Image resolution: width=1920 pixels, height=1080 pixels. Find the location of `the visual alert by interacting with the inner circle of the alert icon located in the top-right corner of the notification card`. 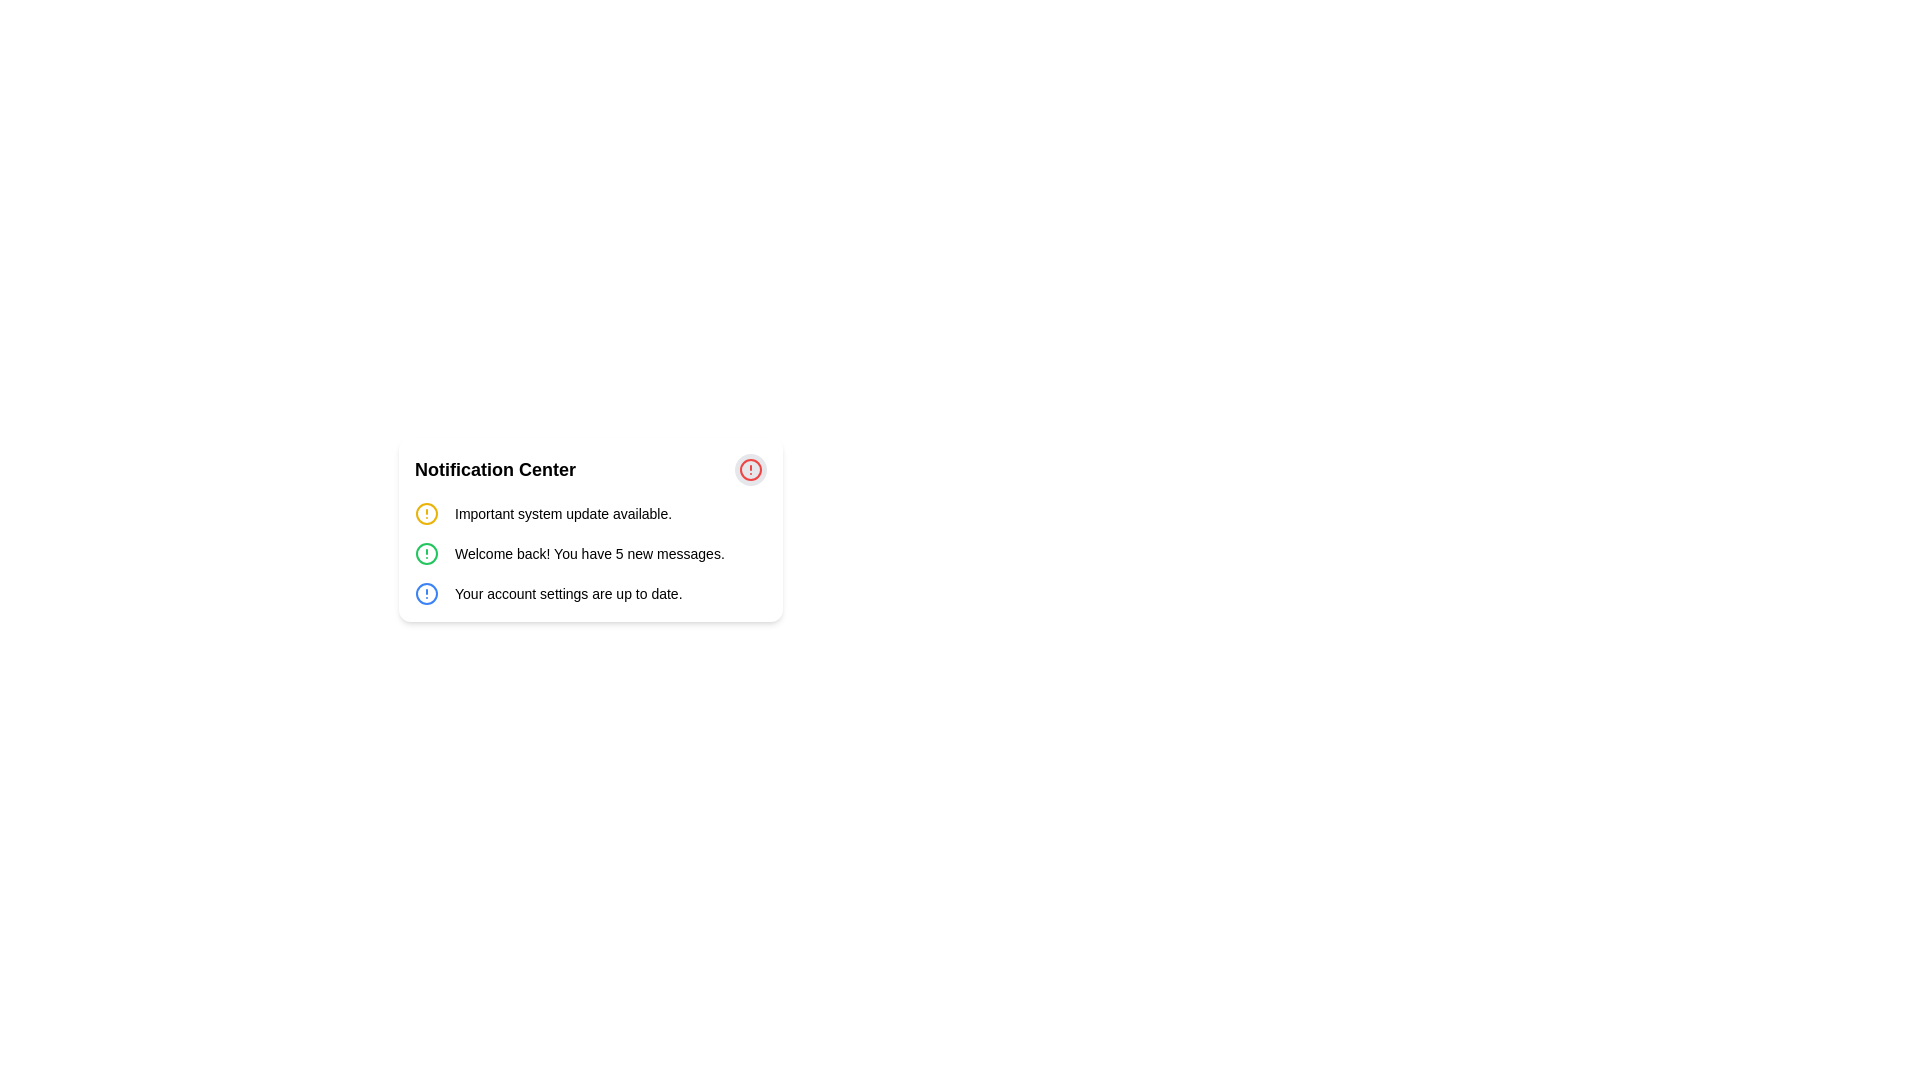

the visual alert by interacting with the inner circle of the alert icon located in the top-right corner of the notification card is located at coordinates (426, 554).